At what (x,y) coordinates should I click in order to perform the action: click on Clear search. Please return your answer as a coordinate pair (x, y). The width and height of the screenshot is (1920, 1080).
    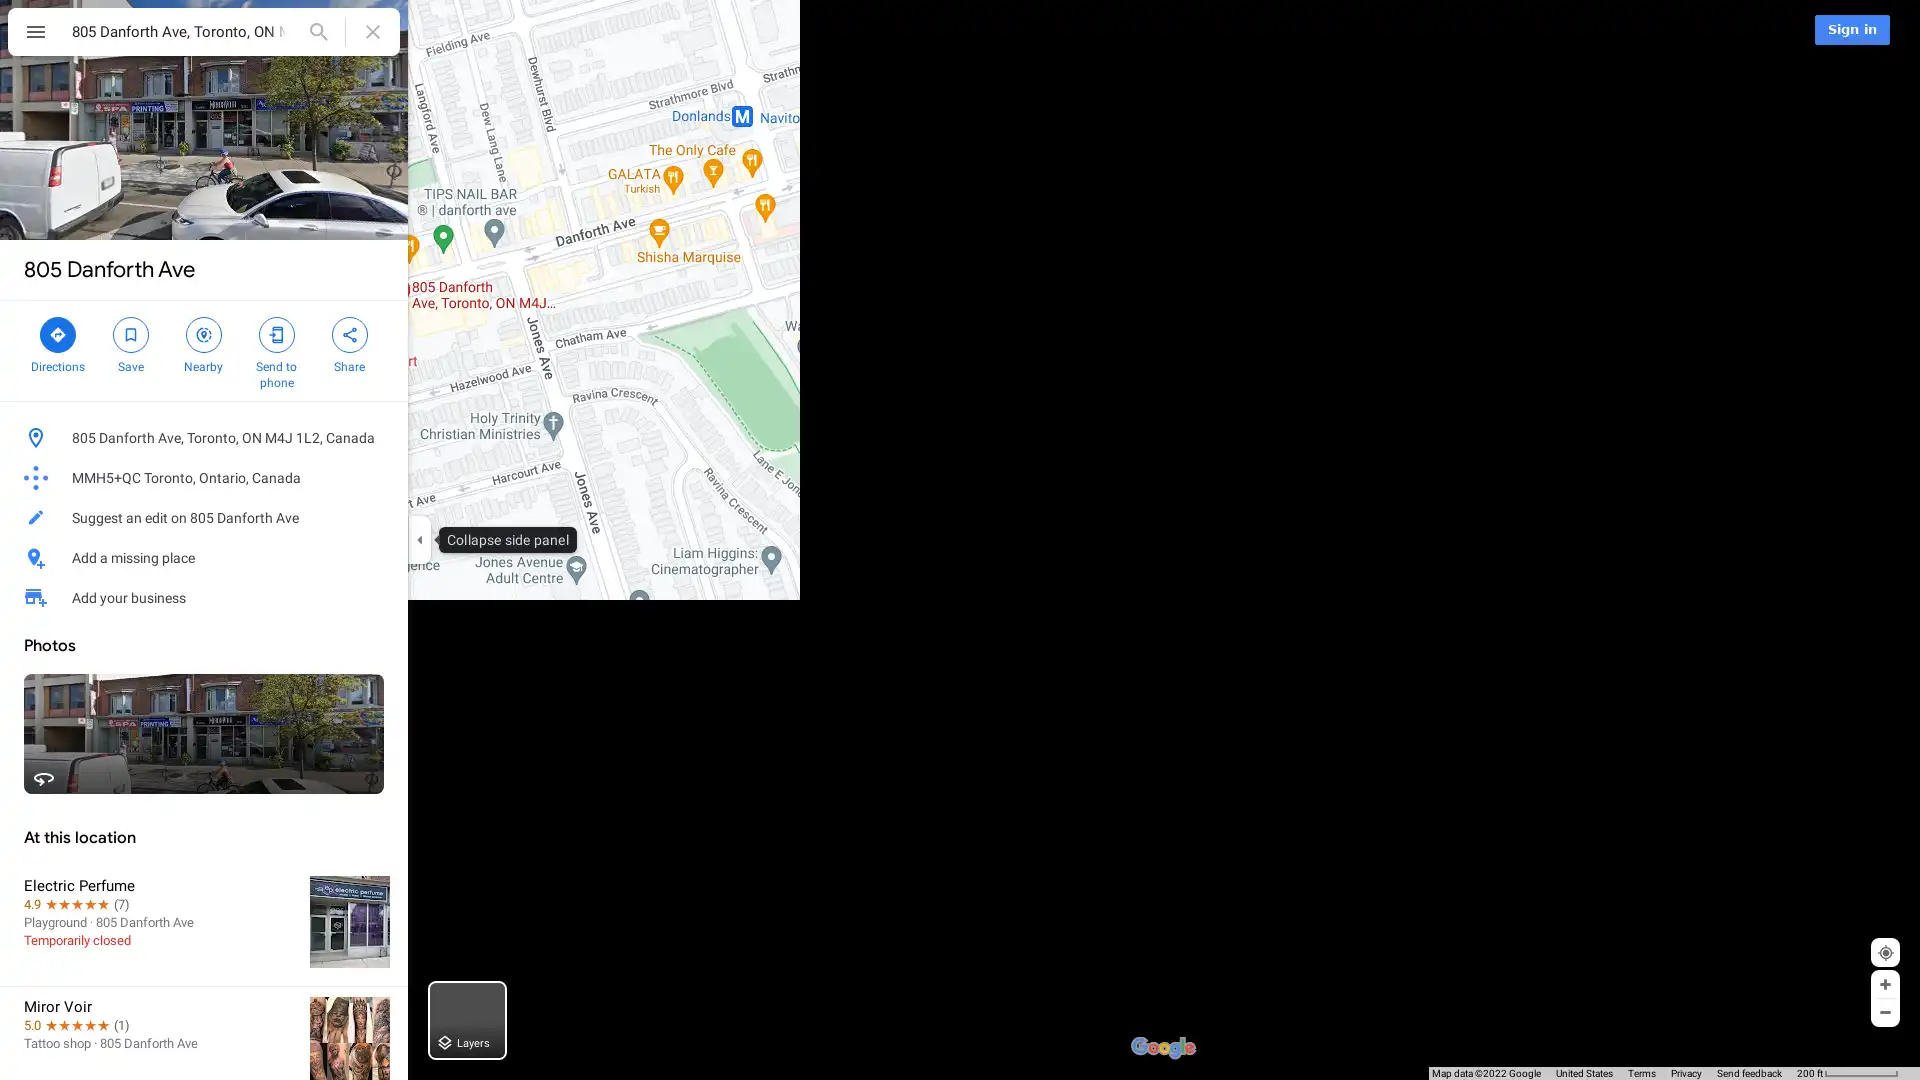
    Looking at the image, I should click on (373, 31).